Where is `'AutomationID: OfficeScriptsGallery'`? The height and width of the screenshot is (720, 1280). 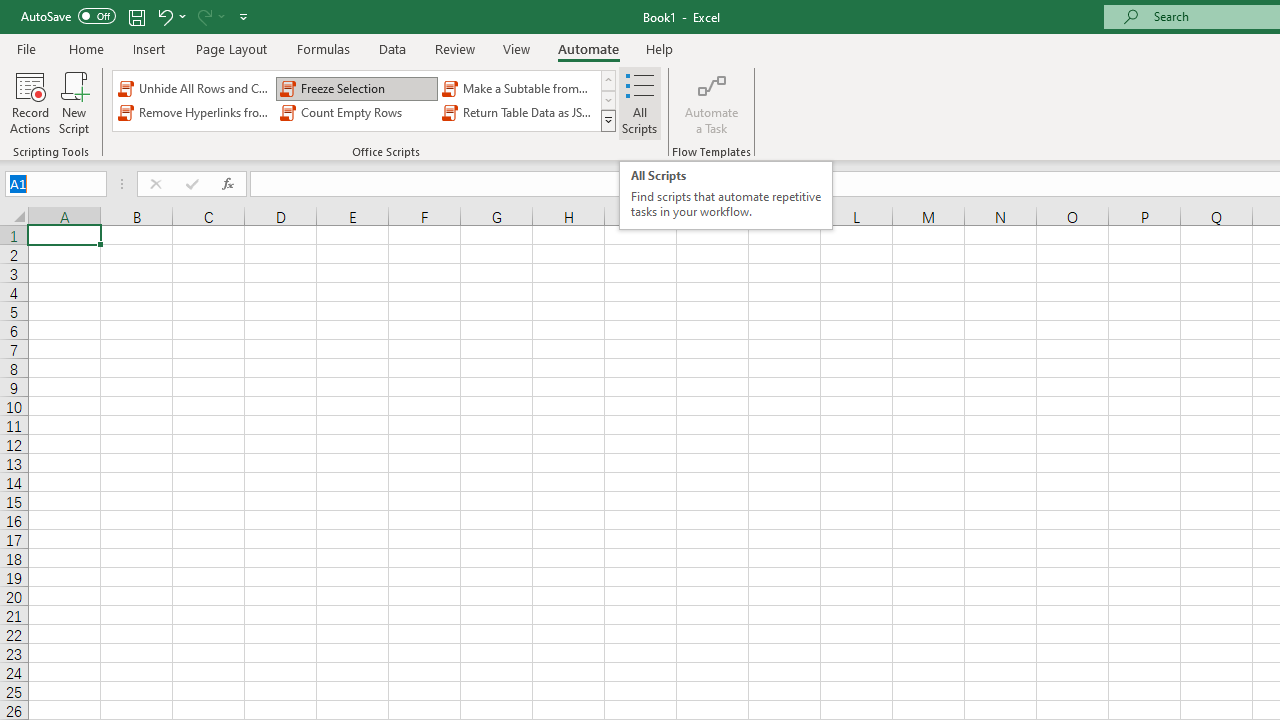
'AutomationID: OfficeScriptsGallery' is located at coordinates (365, 100).